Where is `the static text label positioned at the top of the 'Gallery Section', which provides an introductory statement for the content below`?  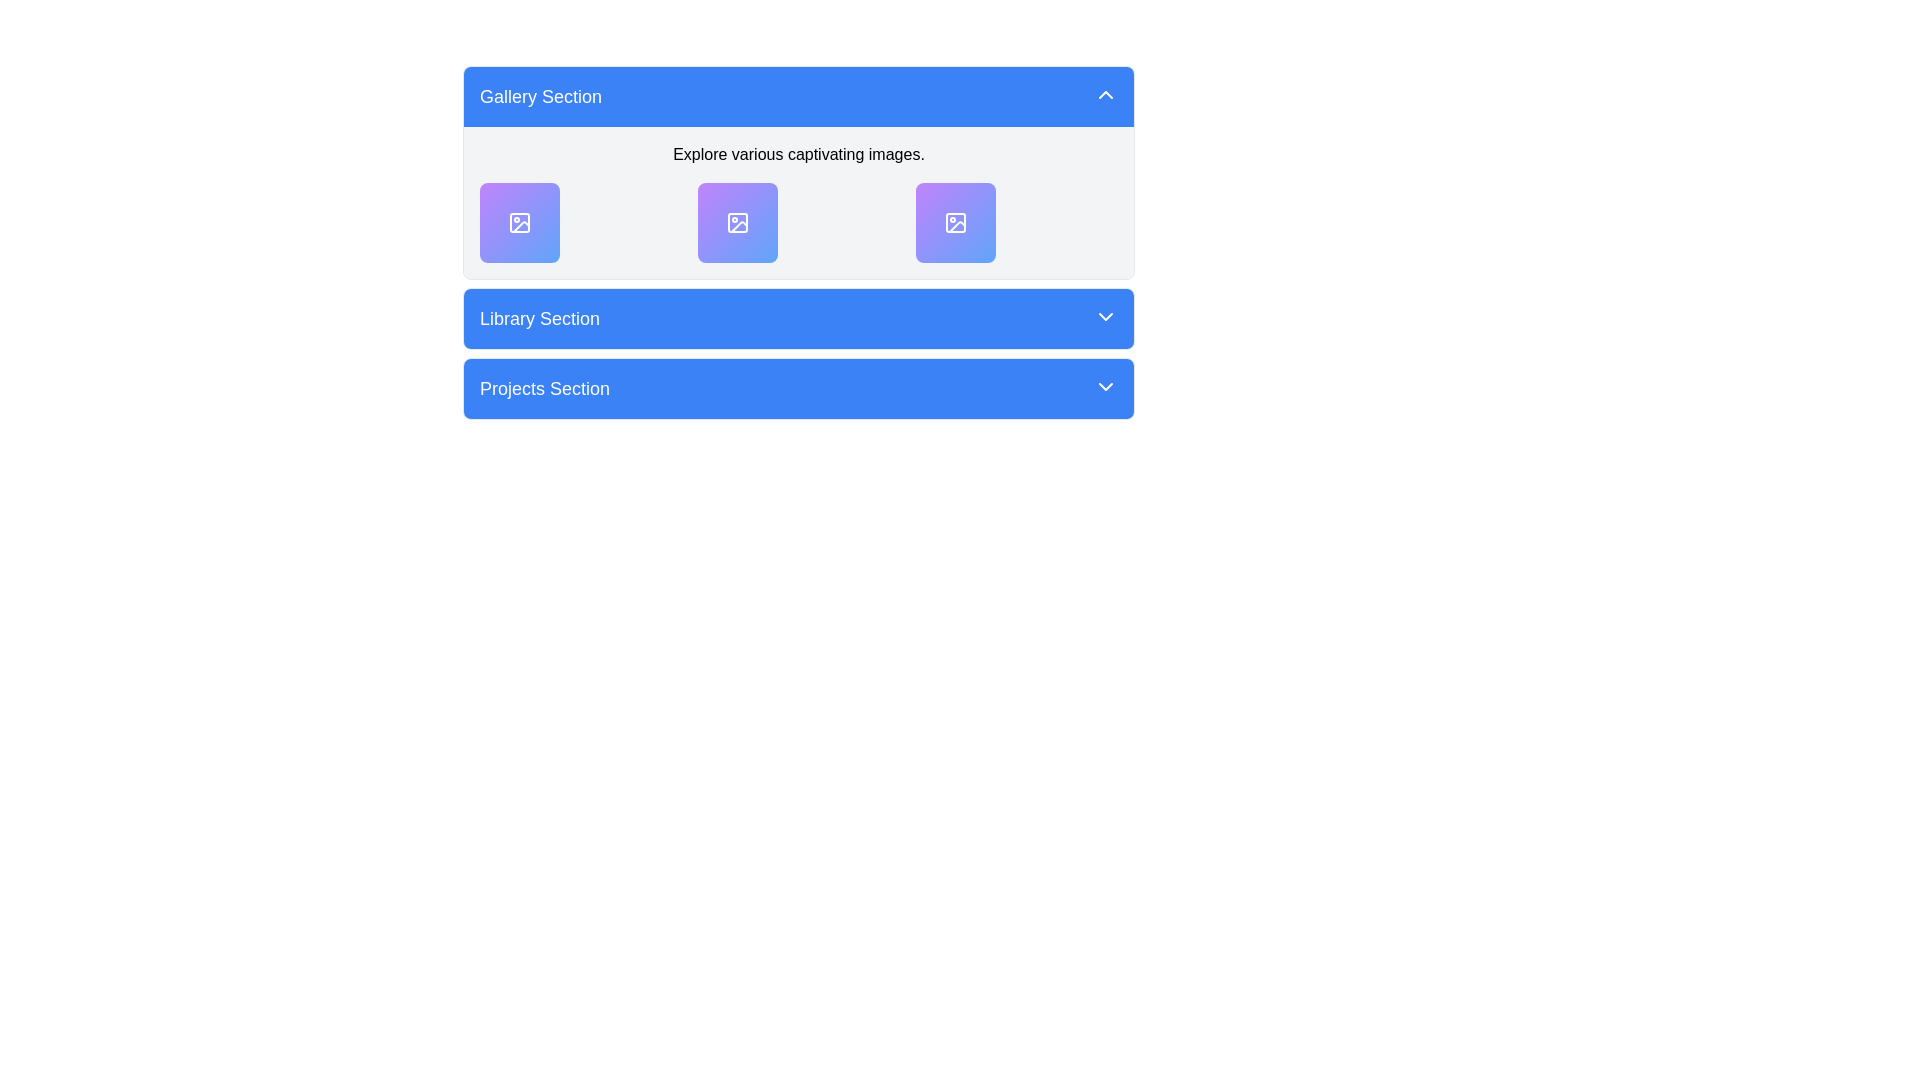 the static text label positioned at the top of the 'Gallery Section', which provides an introductory statement for the content below is located at coordinates (797, 153).